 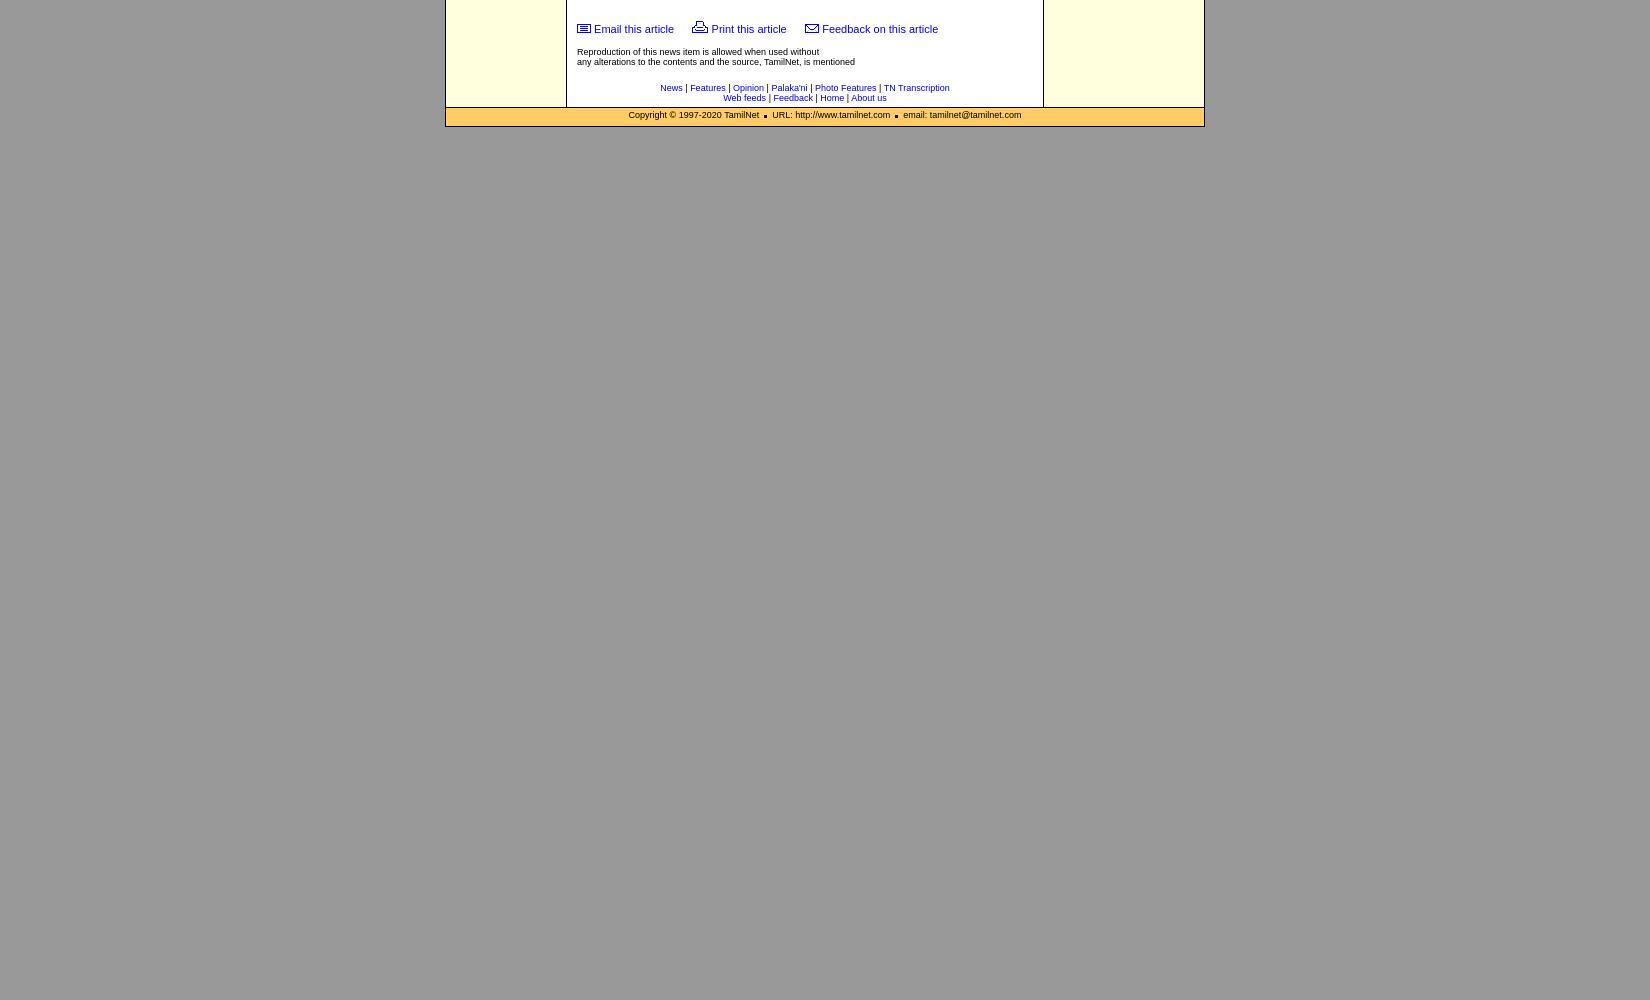 What do you see at coordinates (663, 114) in the screenshot?
I see `'Copyright © 1997-'` at bounding box center [663, 114].